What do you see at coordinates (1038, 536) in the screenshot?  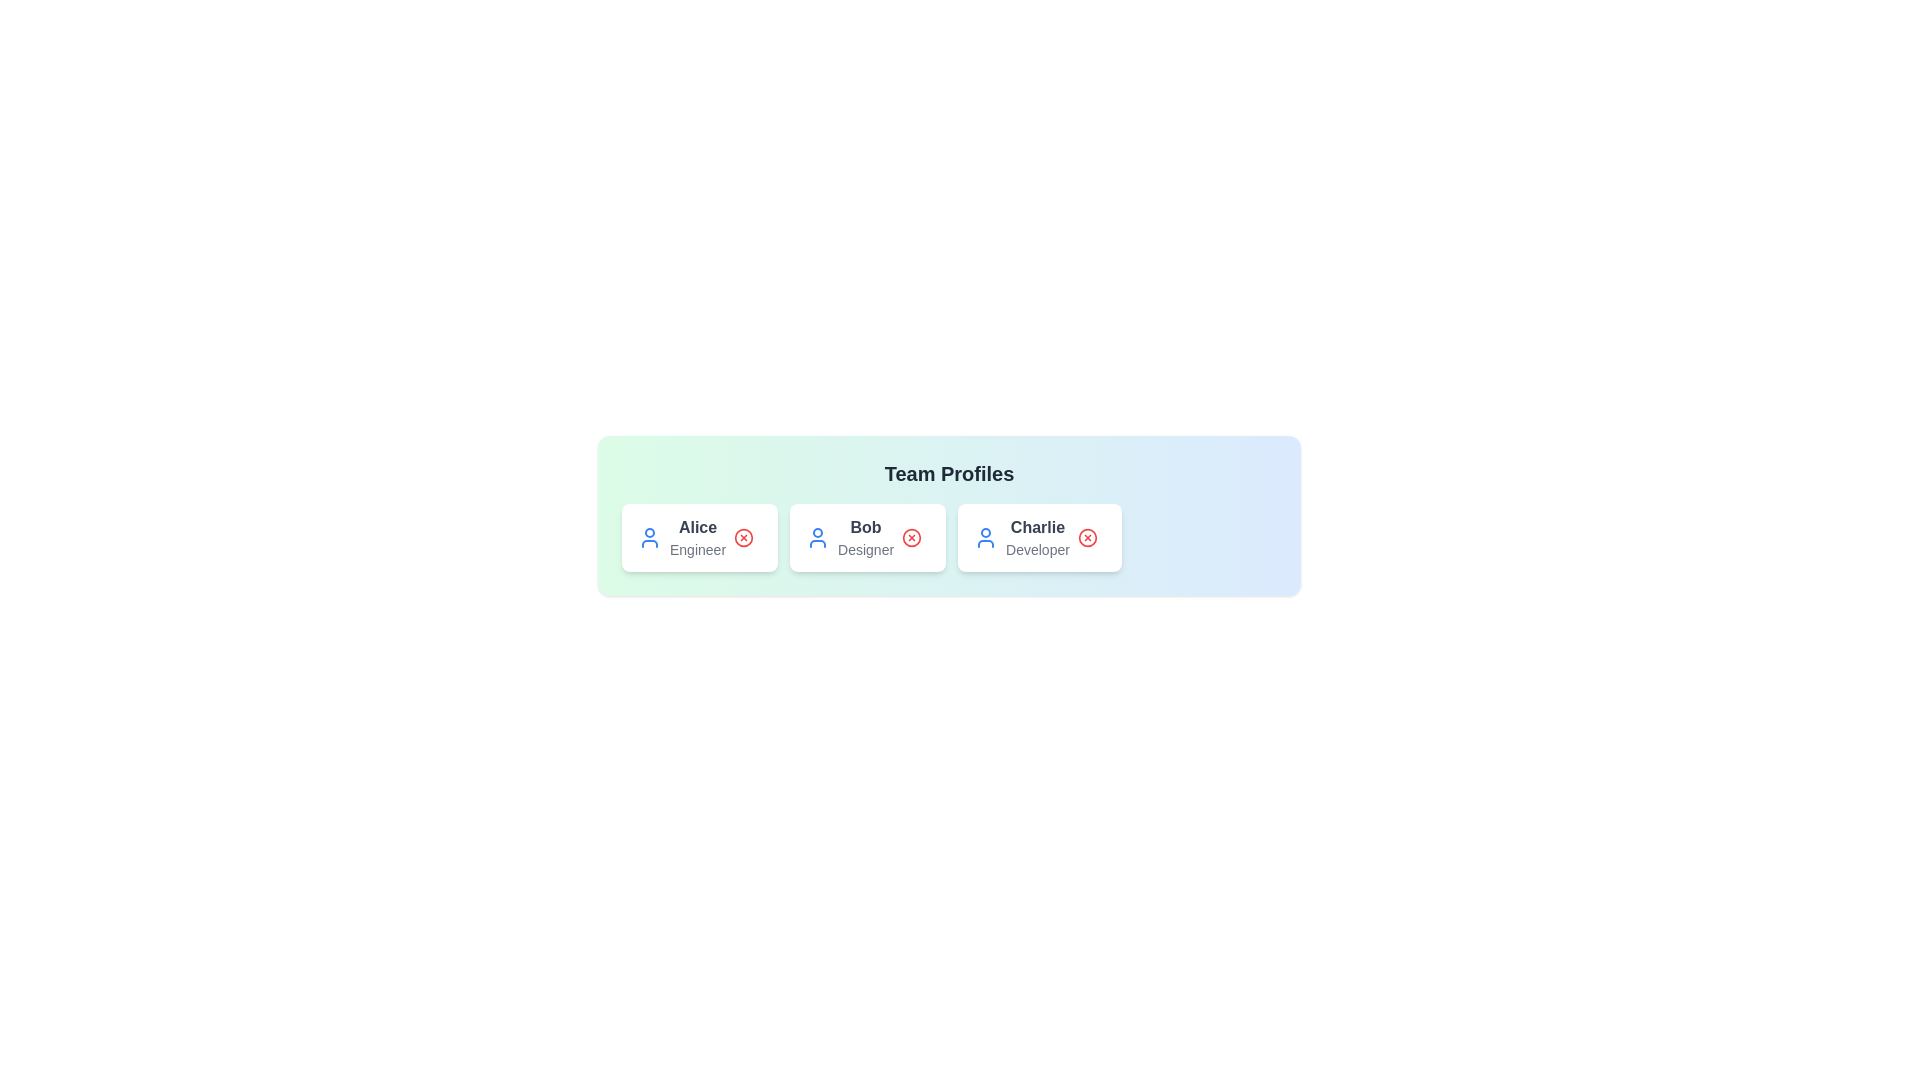 I see `the profile chip for Charlie` at bounding box center [1038, 536].